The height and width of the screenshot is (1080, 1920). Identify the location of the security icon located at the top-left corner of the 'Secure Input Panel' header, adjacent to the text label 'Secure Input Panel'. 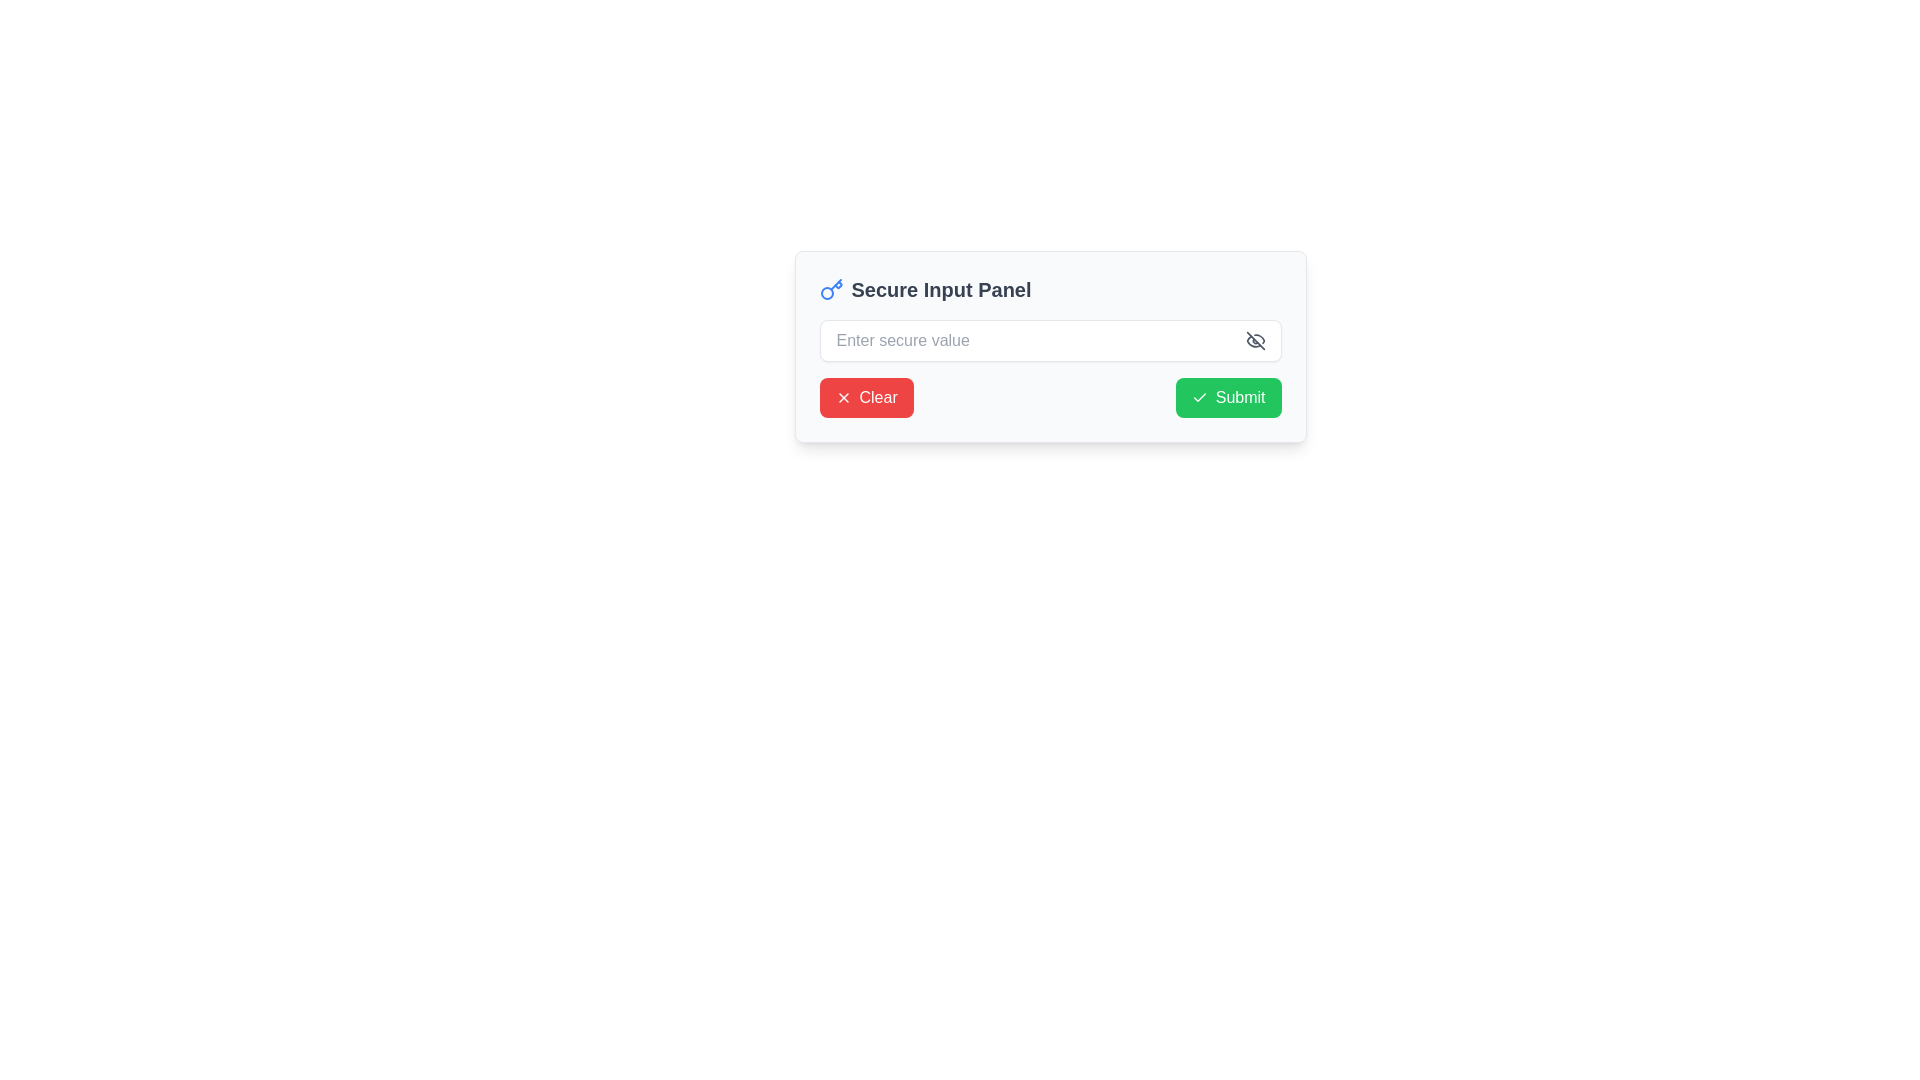
(831, 289).